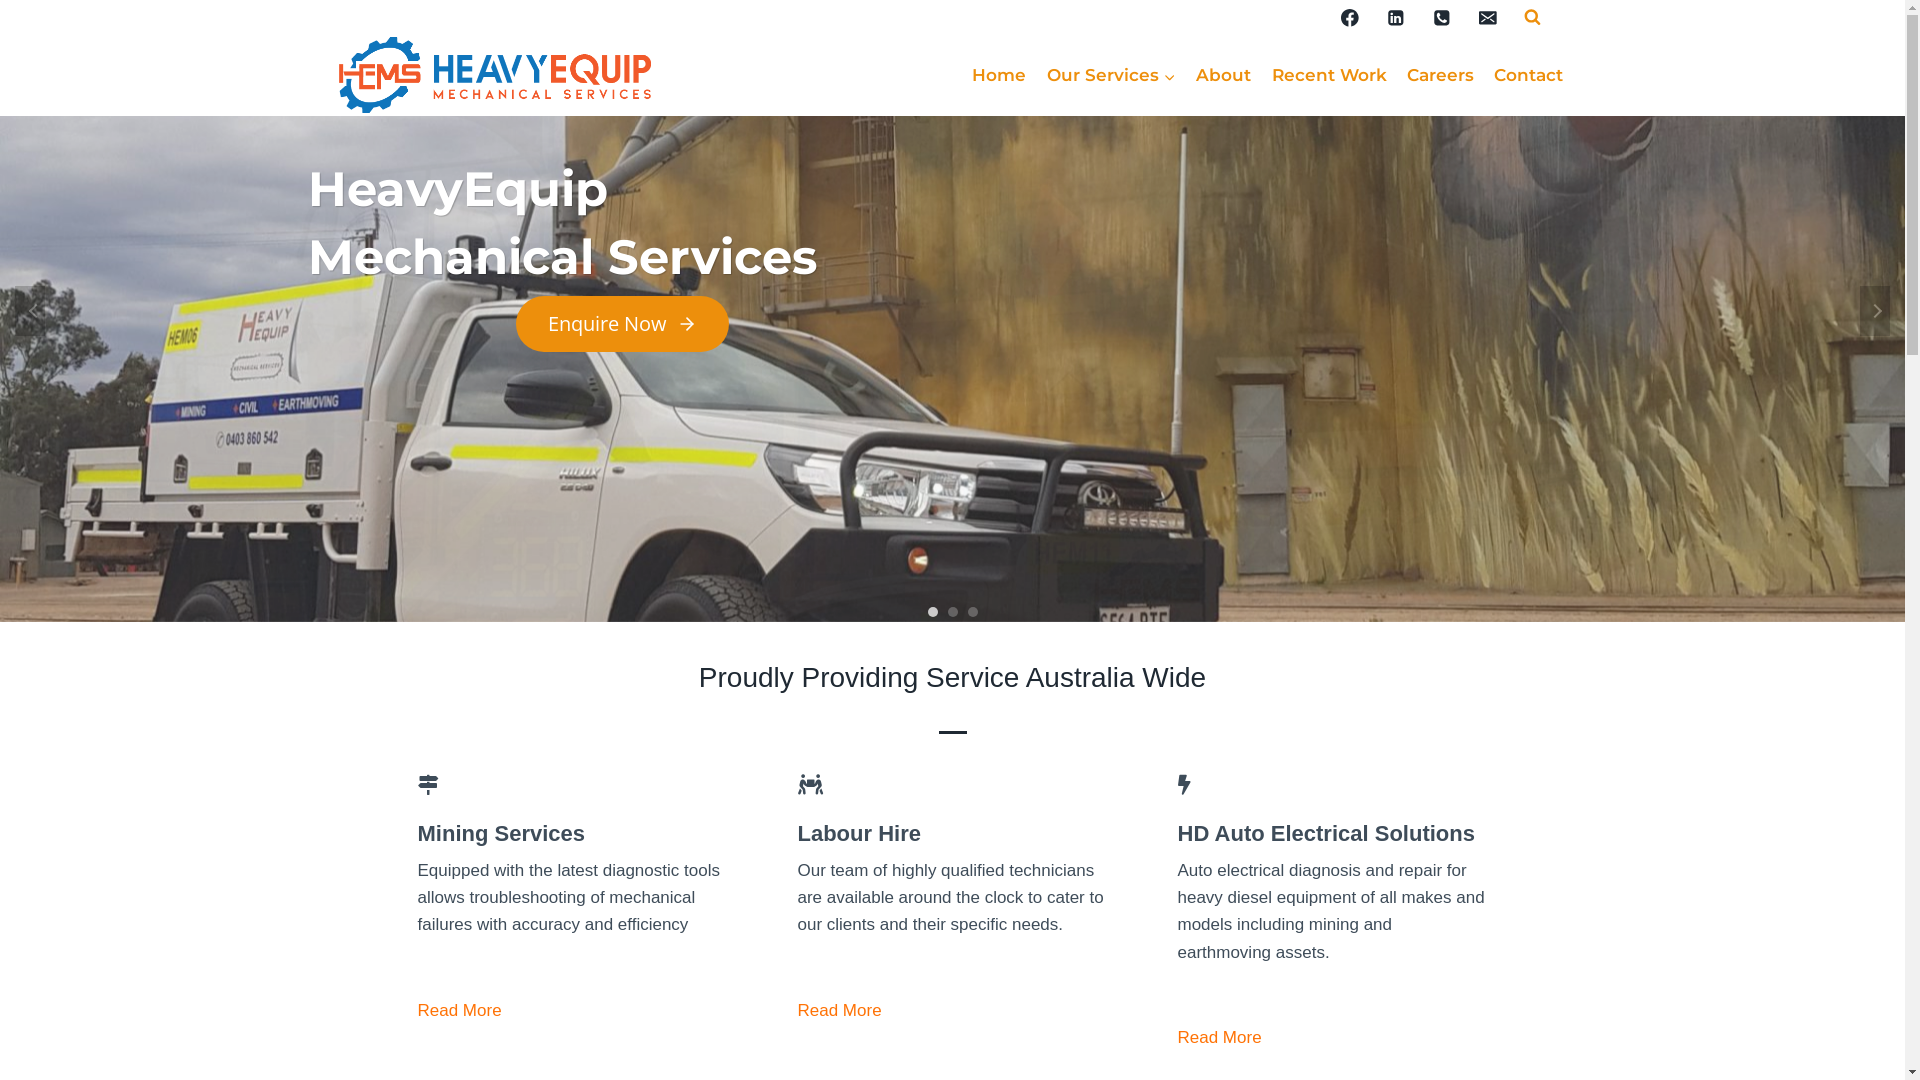 This screenshot has width=1920, height=1080. I want to click on '1', so click(930, 611).